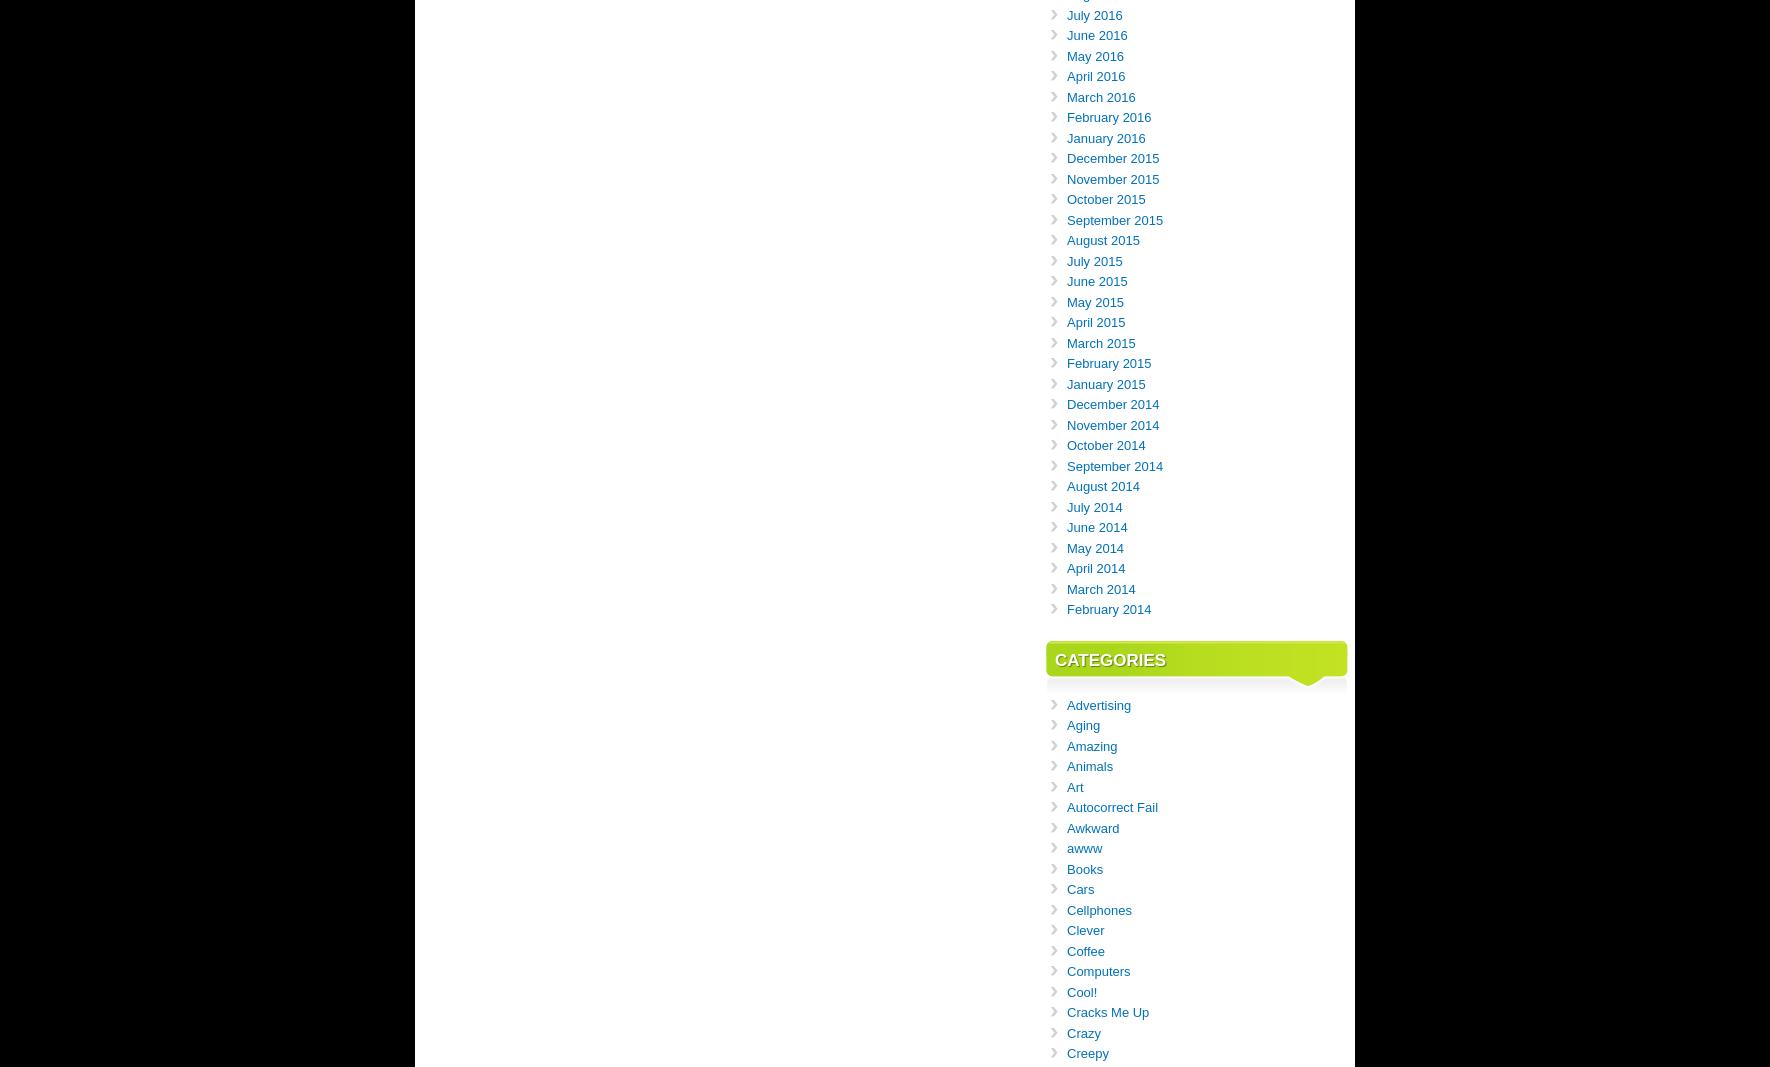 This screenshot has width=1770, height=1067. I want to click on 'January 2015', so click(1106, 382).